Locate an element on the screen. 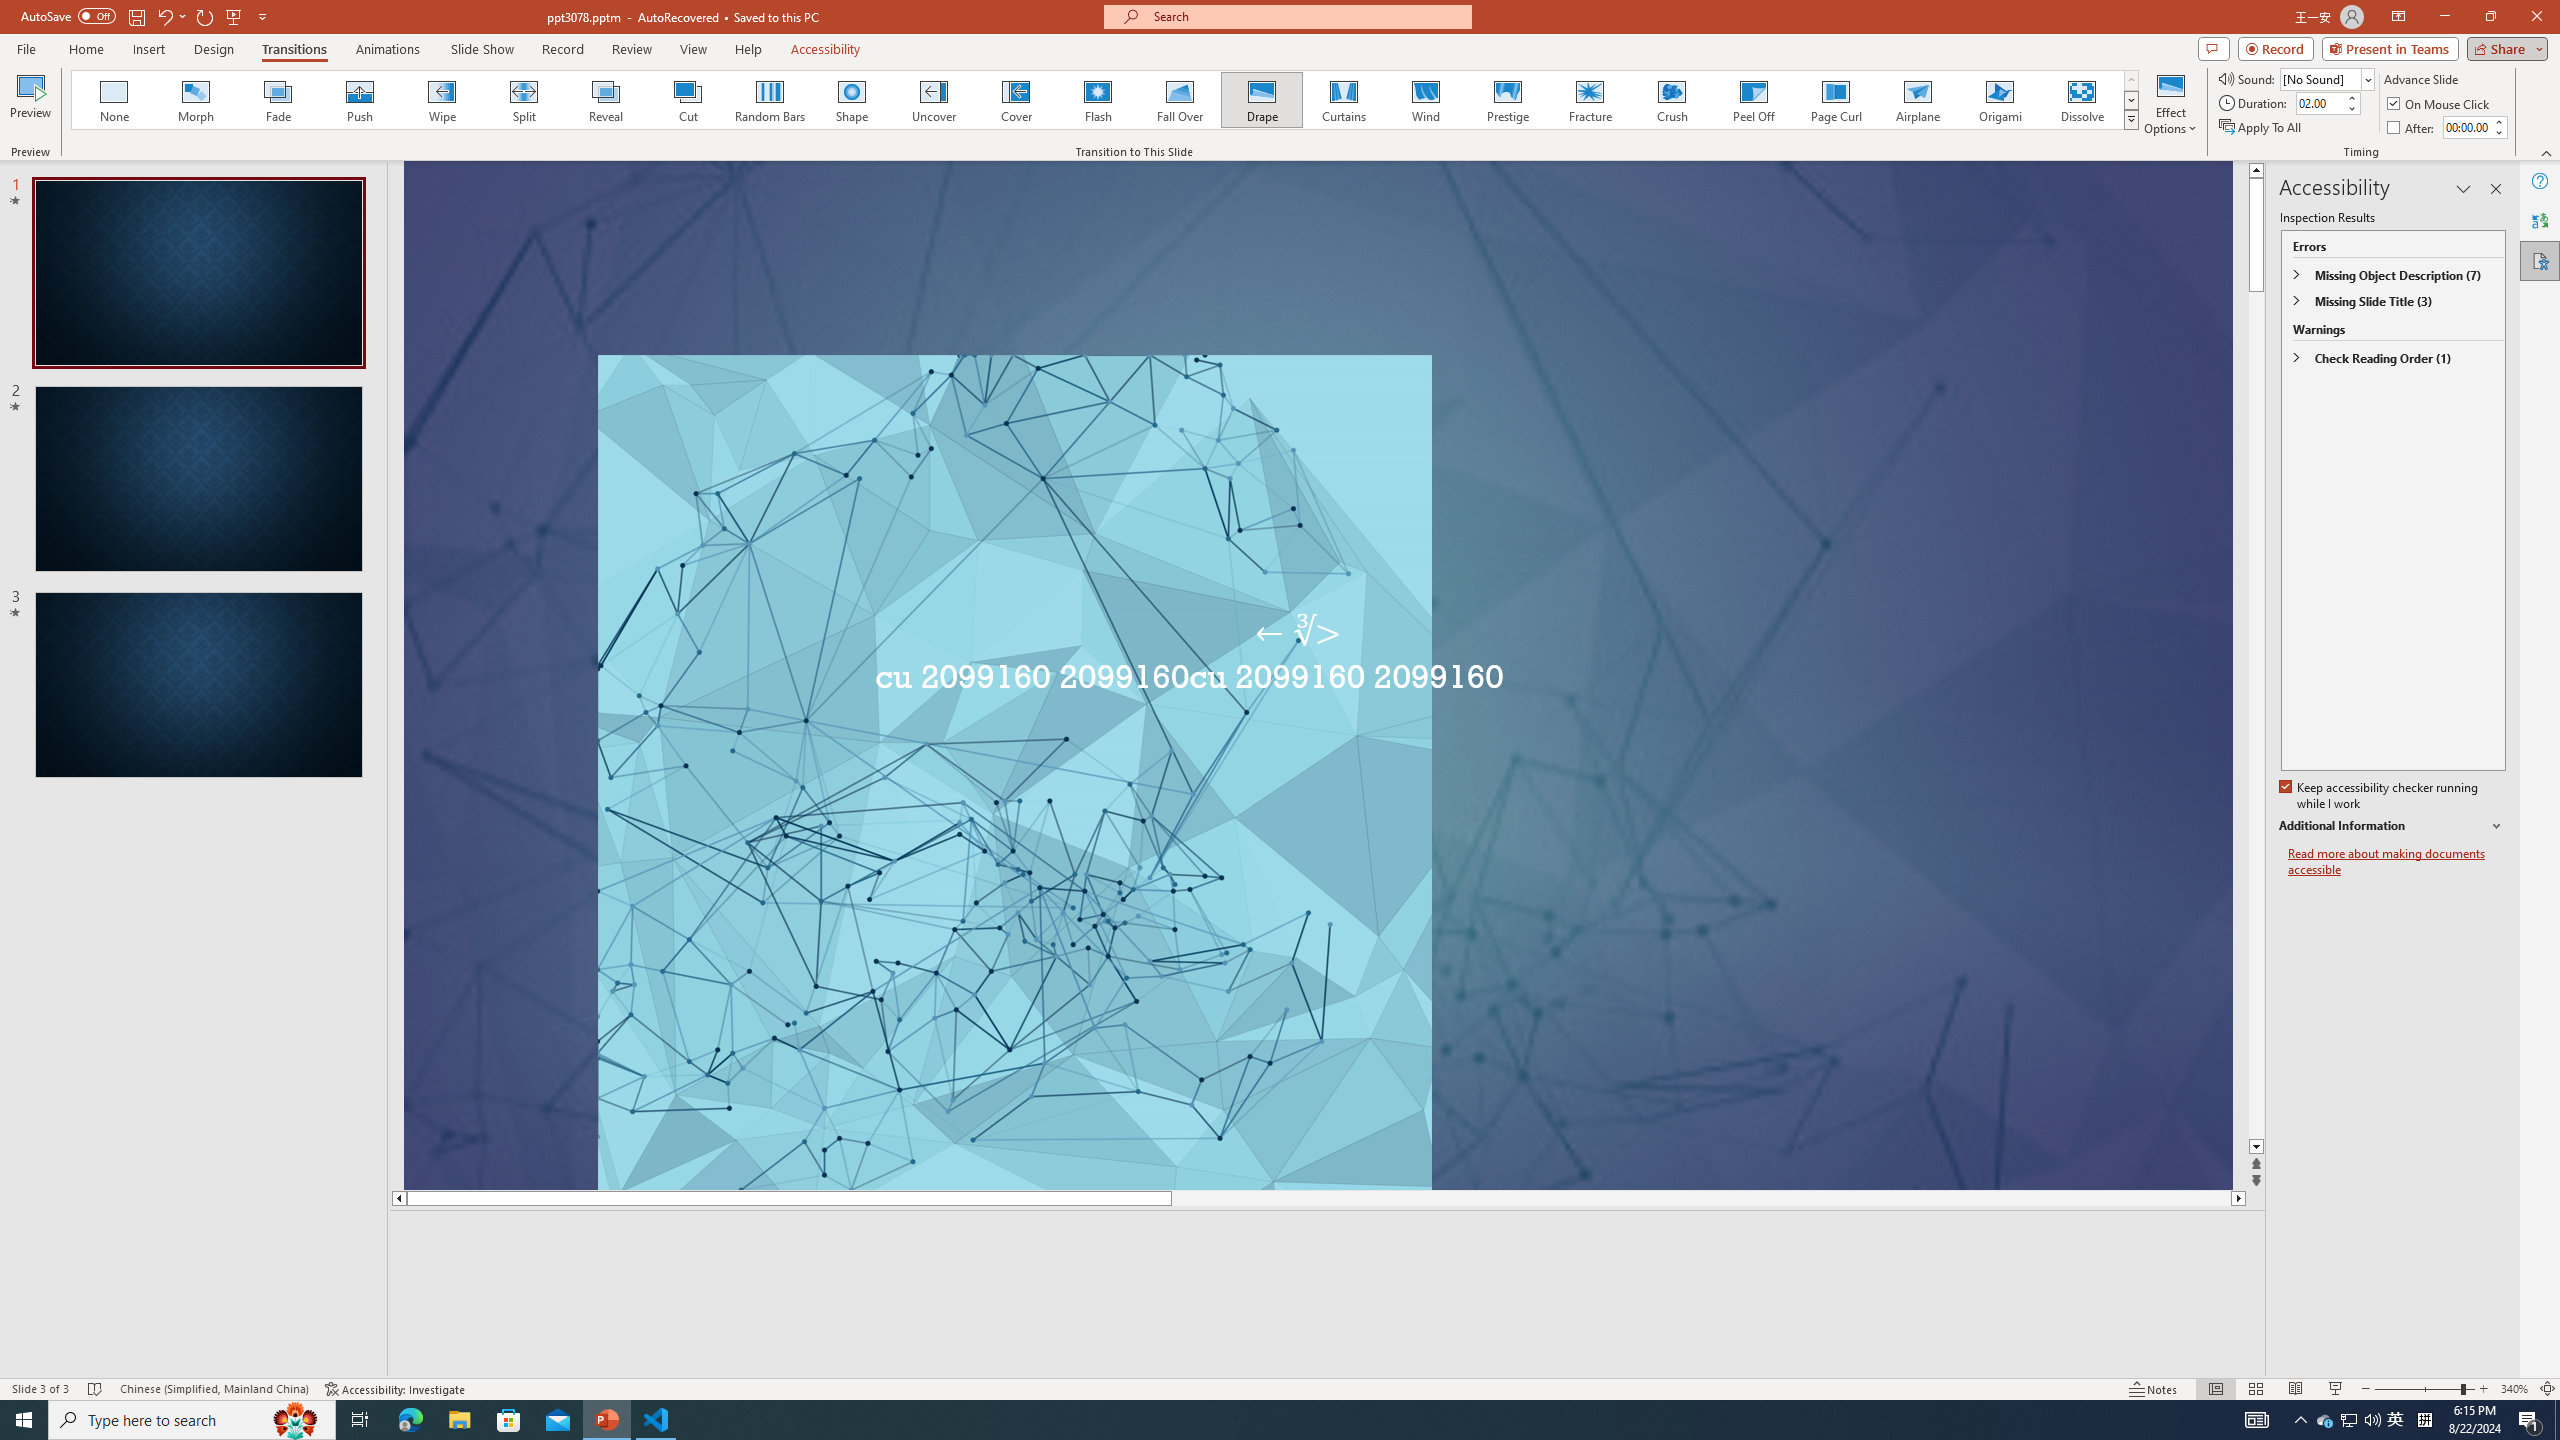 The height and width of the screenshot is (1440, 2560). 'Dissolve' is located at coordinates (2080, 99).